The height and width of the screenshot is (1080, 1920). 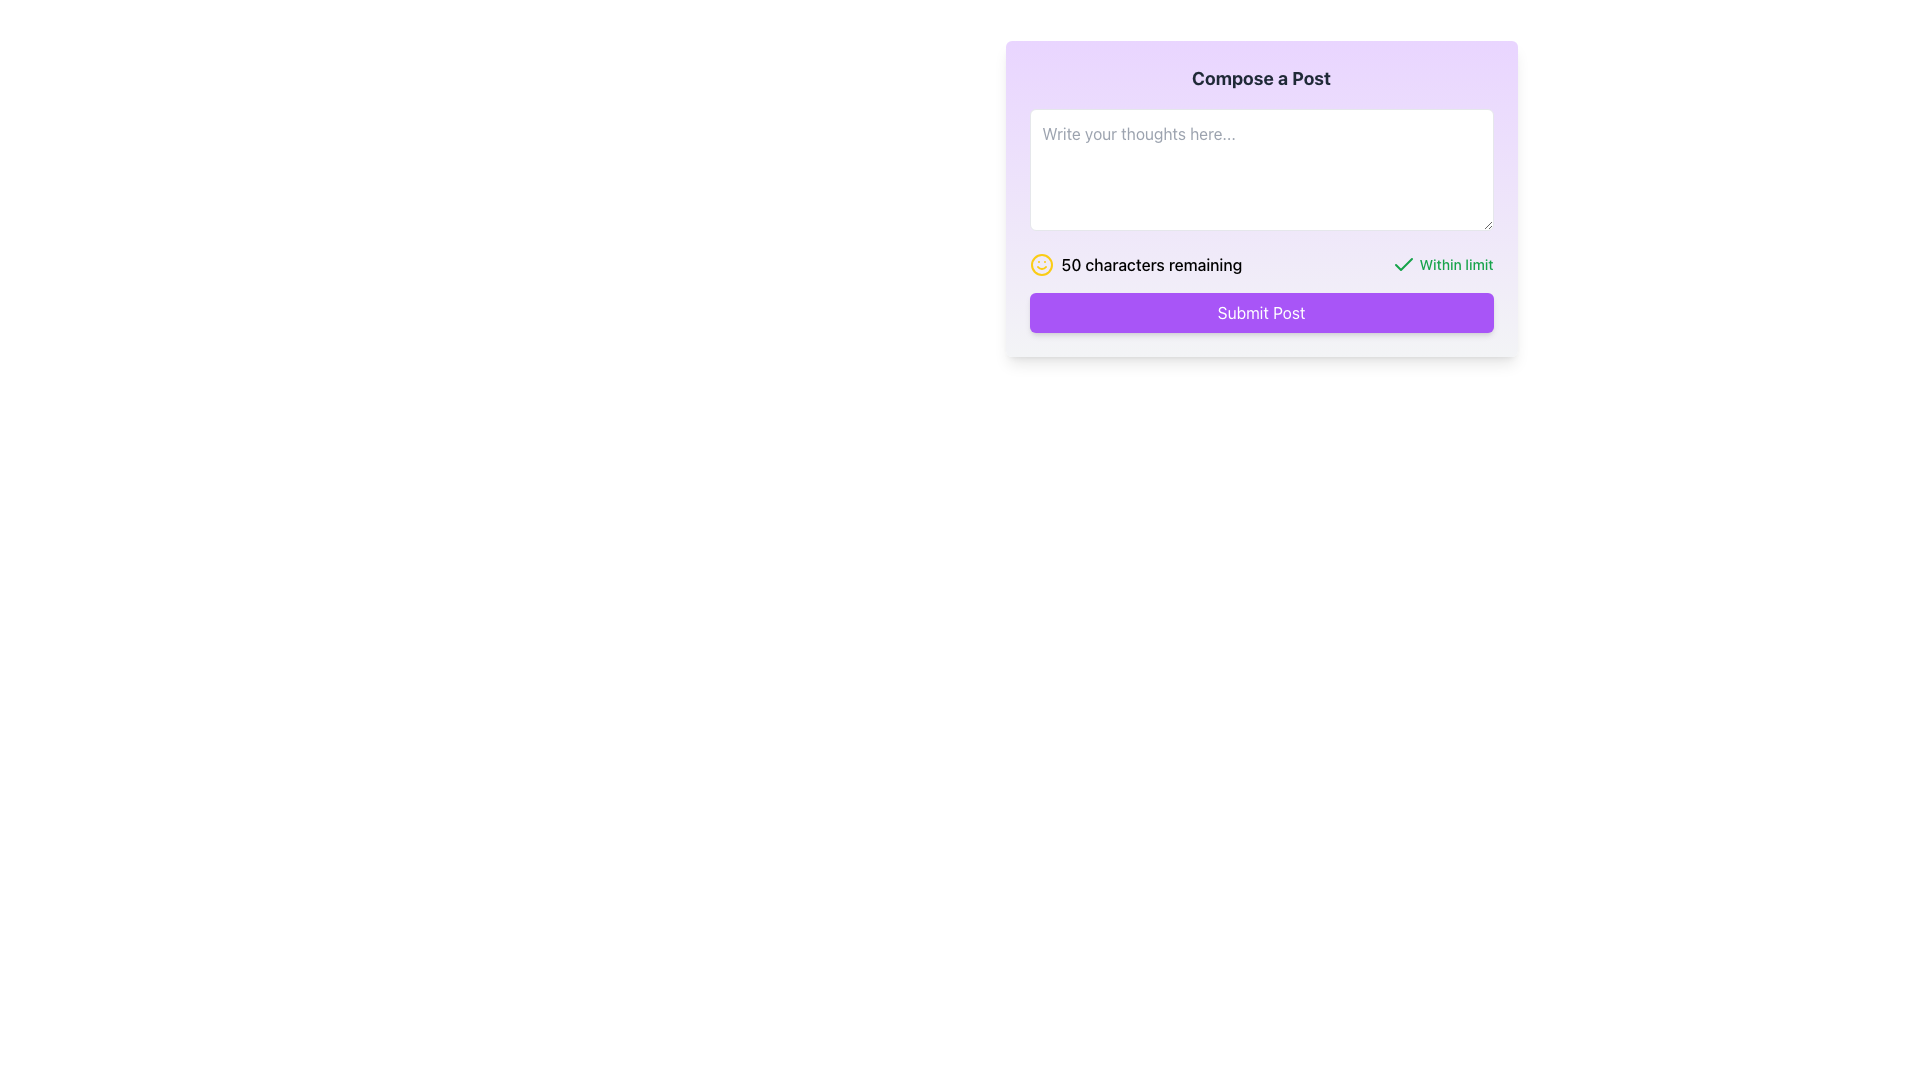 What do you see at coordinates (1151, 264) in the screenshot?
I see `the Text Display that reads '50 characters remaining', which is located to the right of a smiley icon and beneath a text area for composing a post` at bounding box center [1151, 264].